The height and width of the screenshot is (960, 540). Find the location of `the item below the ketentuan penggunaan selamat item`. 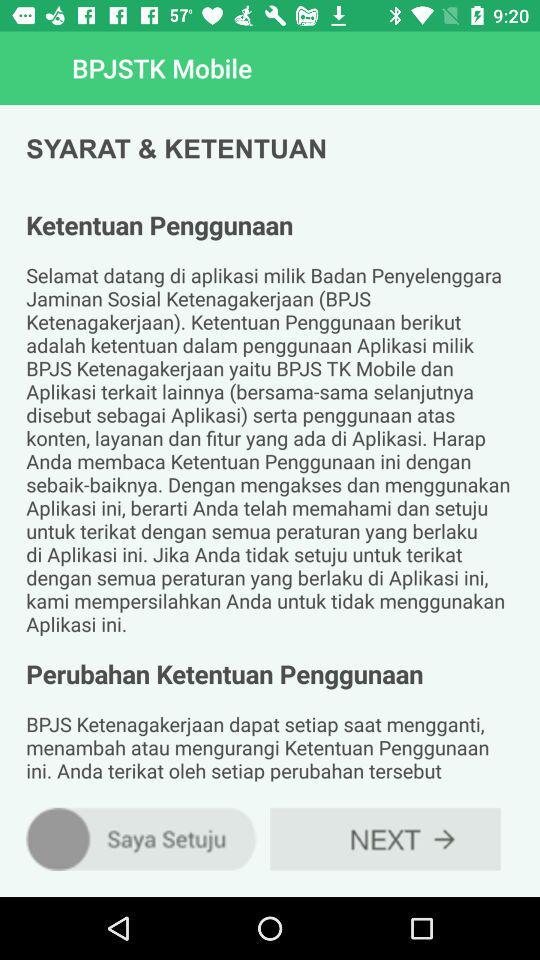

the item below the ketentuan penggunaan selamat item is located at coordinates (140, 839).